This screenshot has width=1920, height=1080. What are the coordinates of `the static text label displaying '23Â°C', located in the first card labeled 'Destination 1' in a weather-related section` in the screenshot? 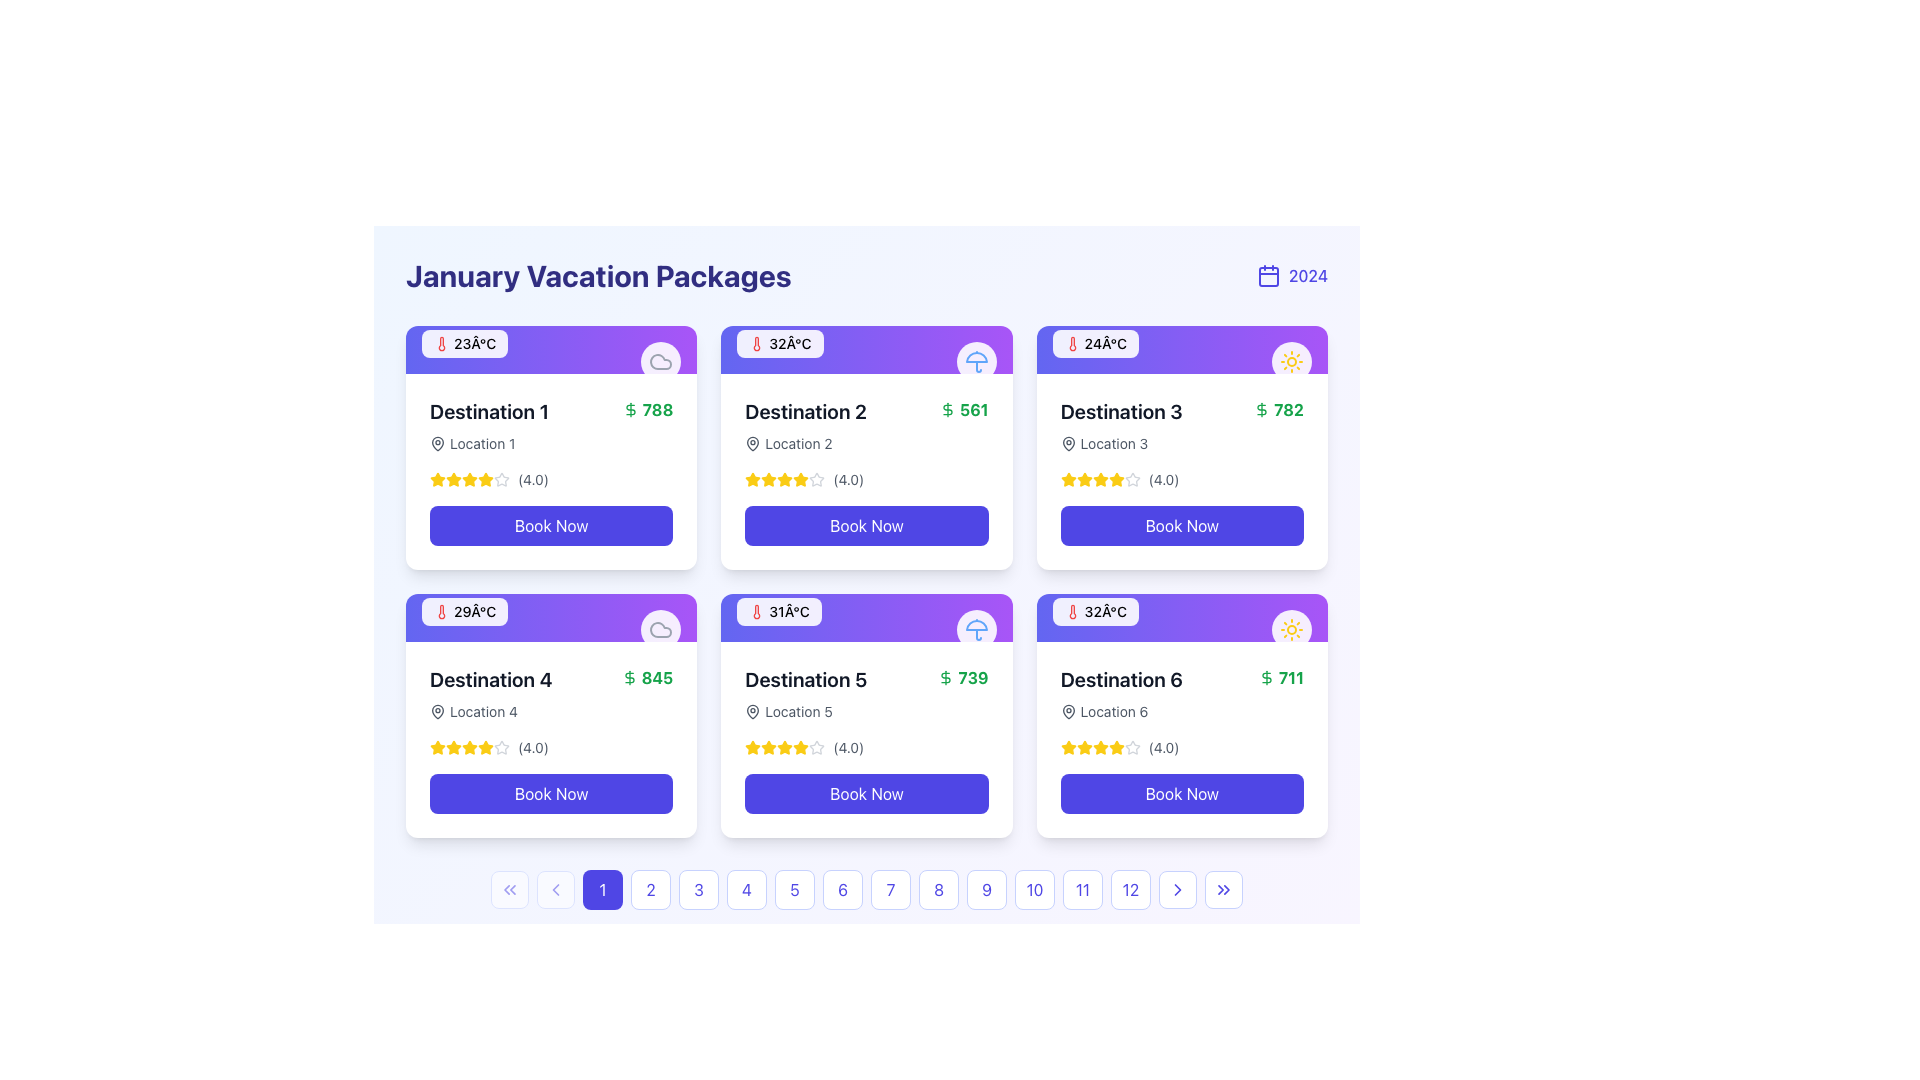 It's located at (474, 342).